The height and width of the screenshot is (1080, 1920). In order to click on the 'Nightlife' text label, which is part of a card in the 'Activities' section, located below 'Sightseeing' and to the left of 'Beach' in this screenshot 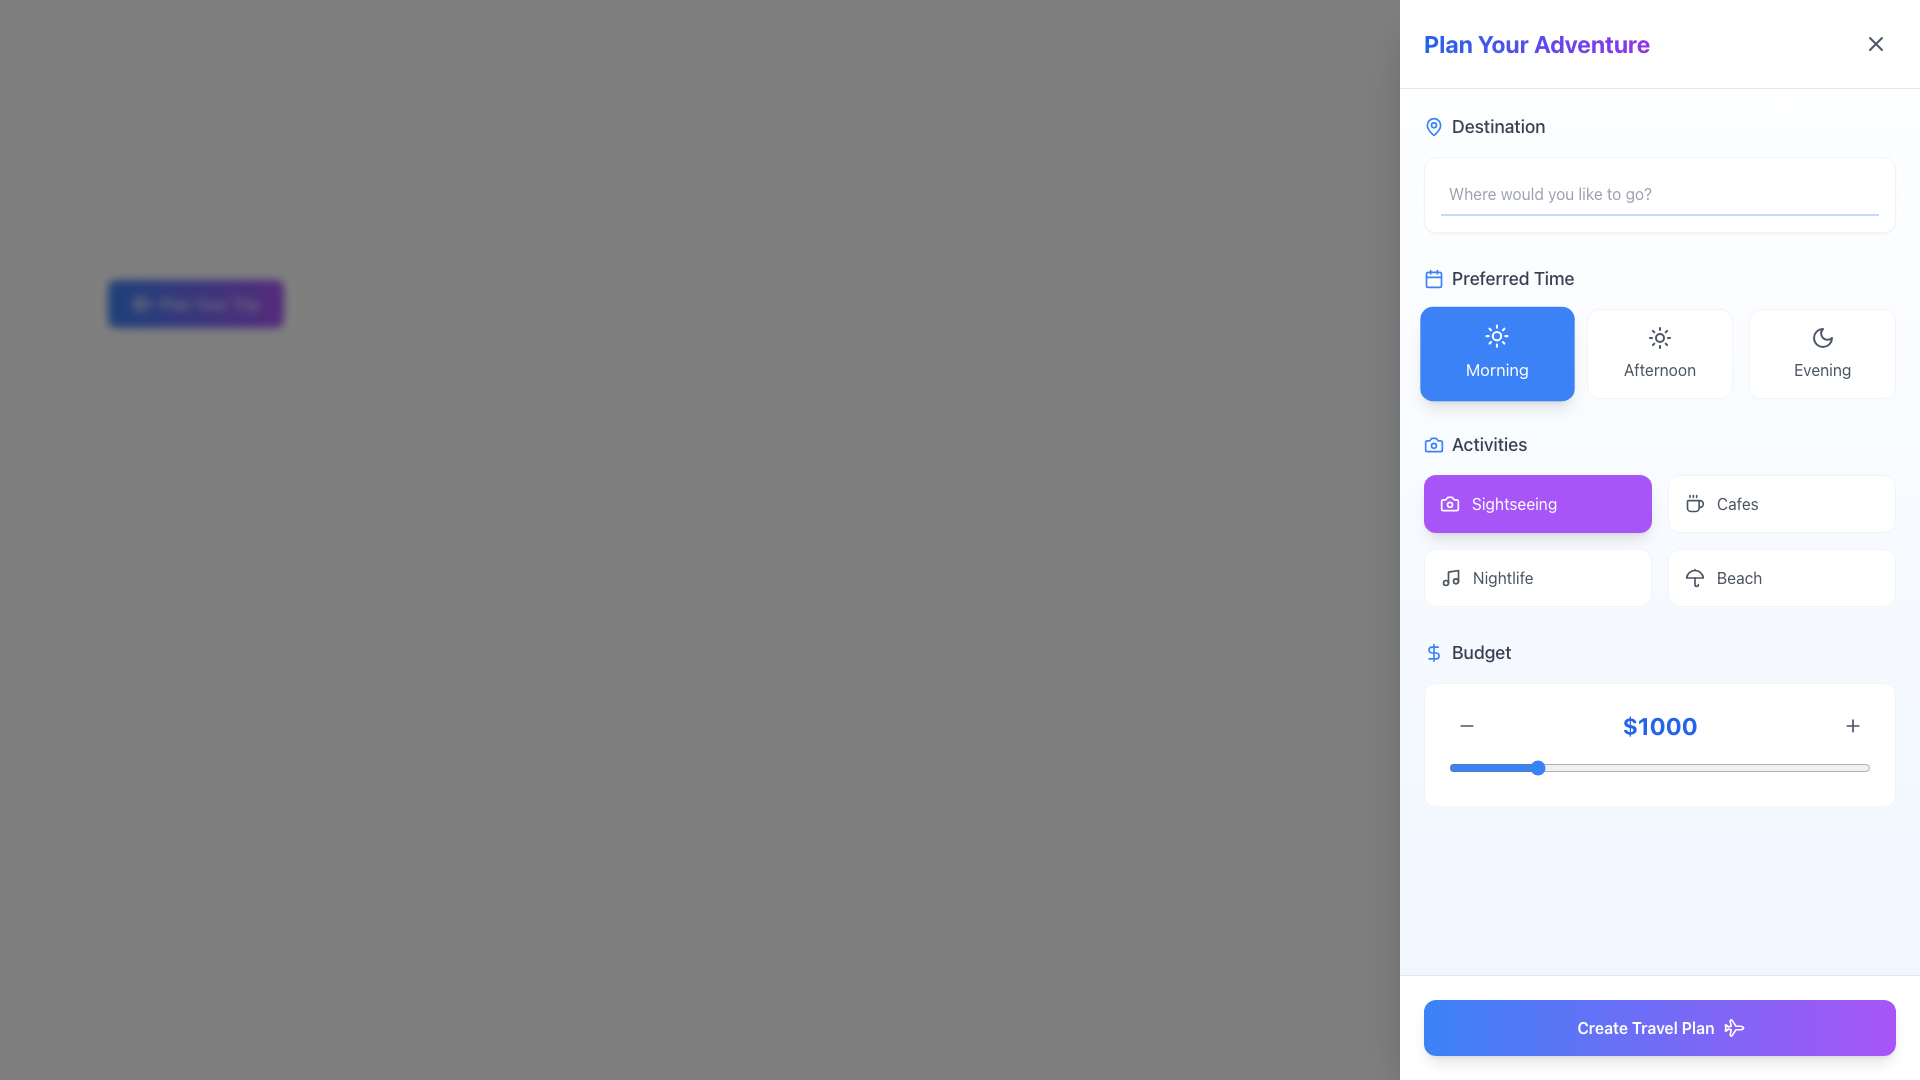, I will do `click(1503, 578)`.